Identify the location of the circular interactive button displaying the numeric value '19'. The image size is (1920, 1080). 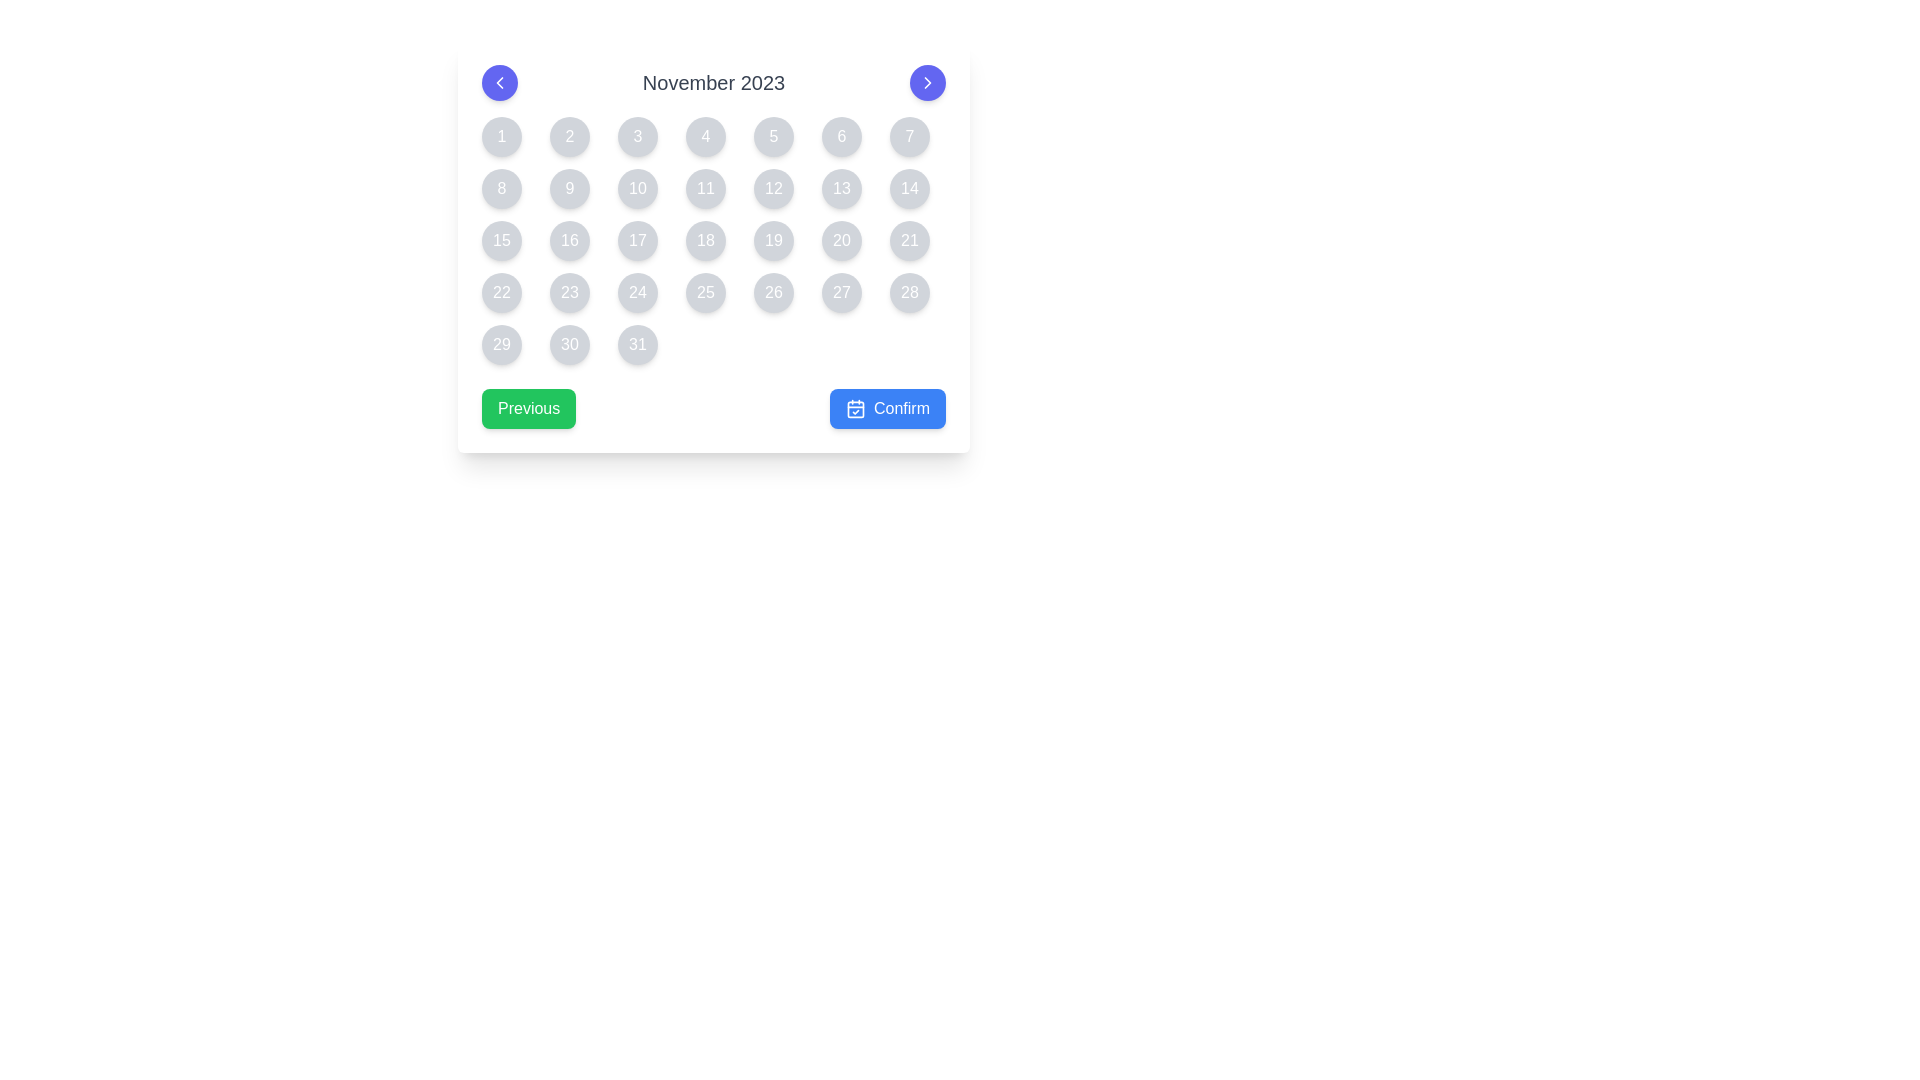
(772, 239).